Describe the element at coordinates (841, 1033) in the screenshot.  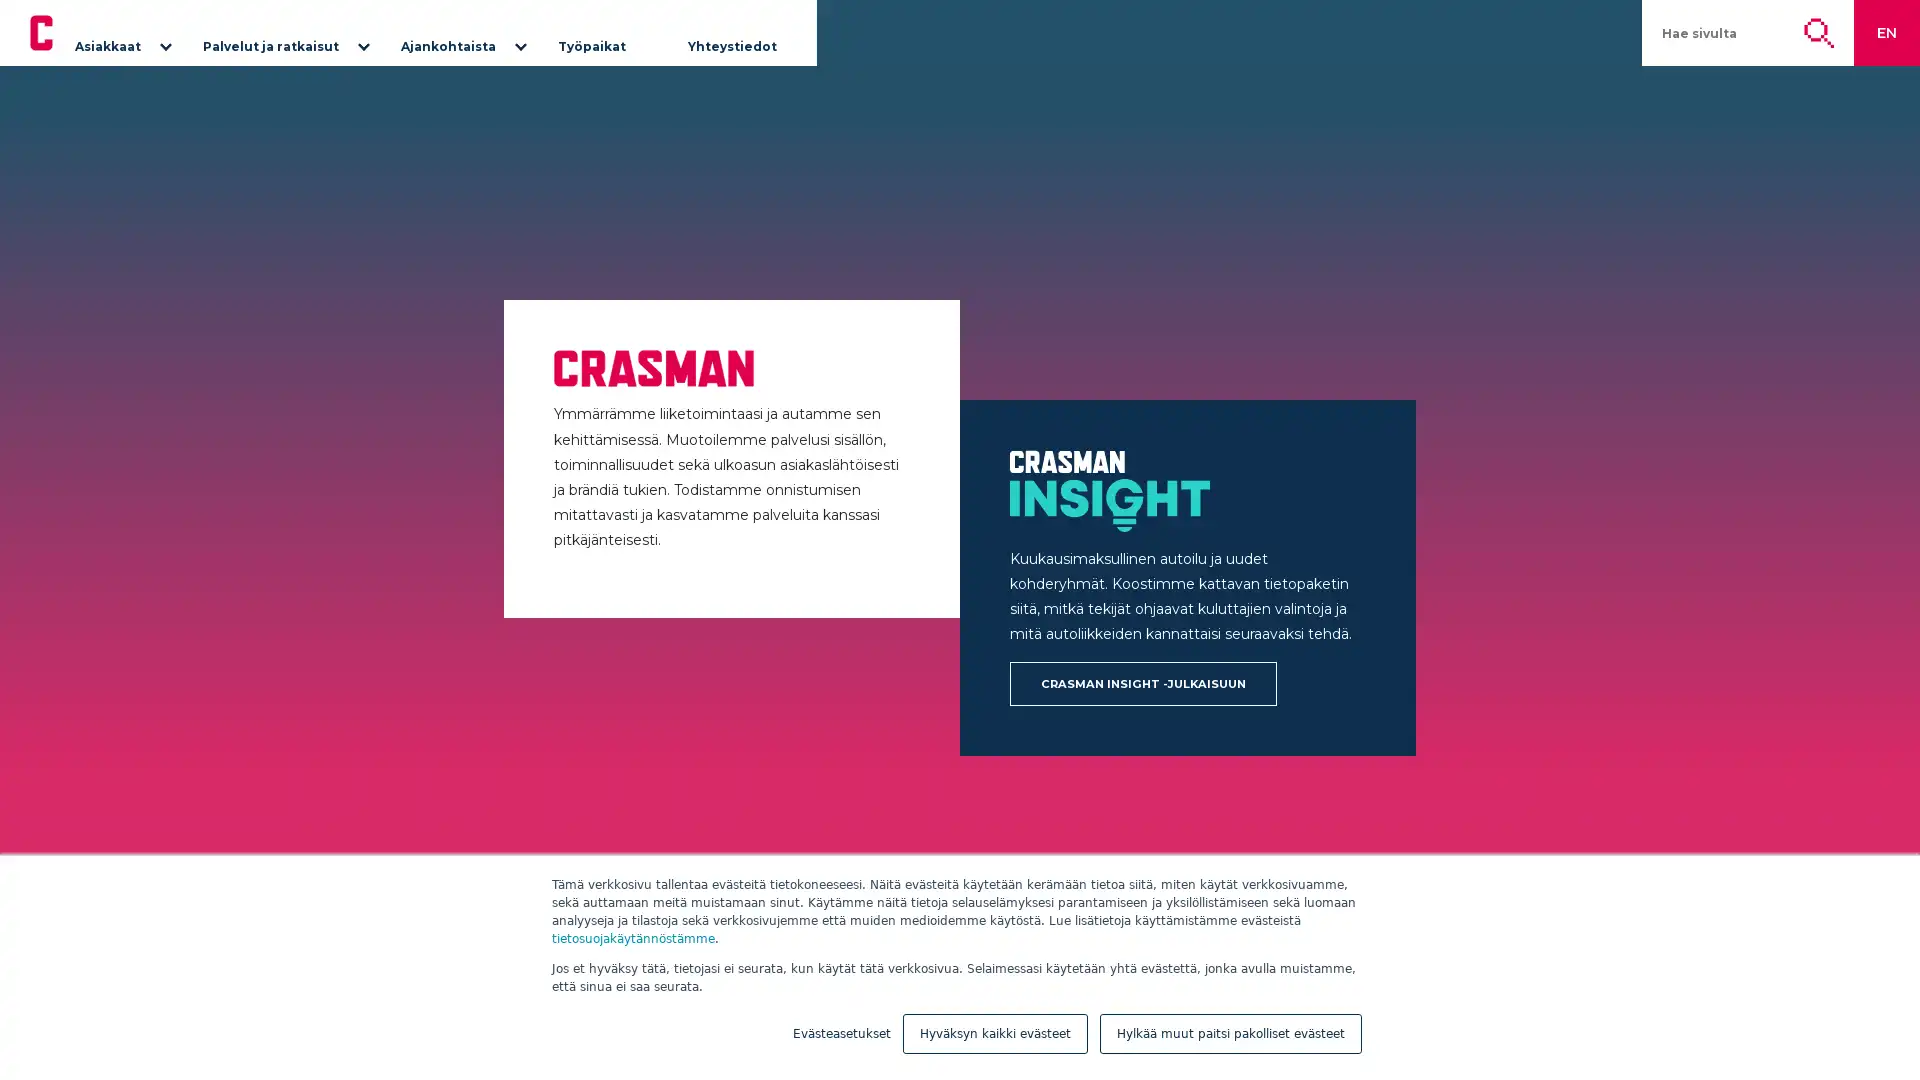
I see `Evasteasetukset` at that location.